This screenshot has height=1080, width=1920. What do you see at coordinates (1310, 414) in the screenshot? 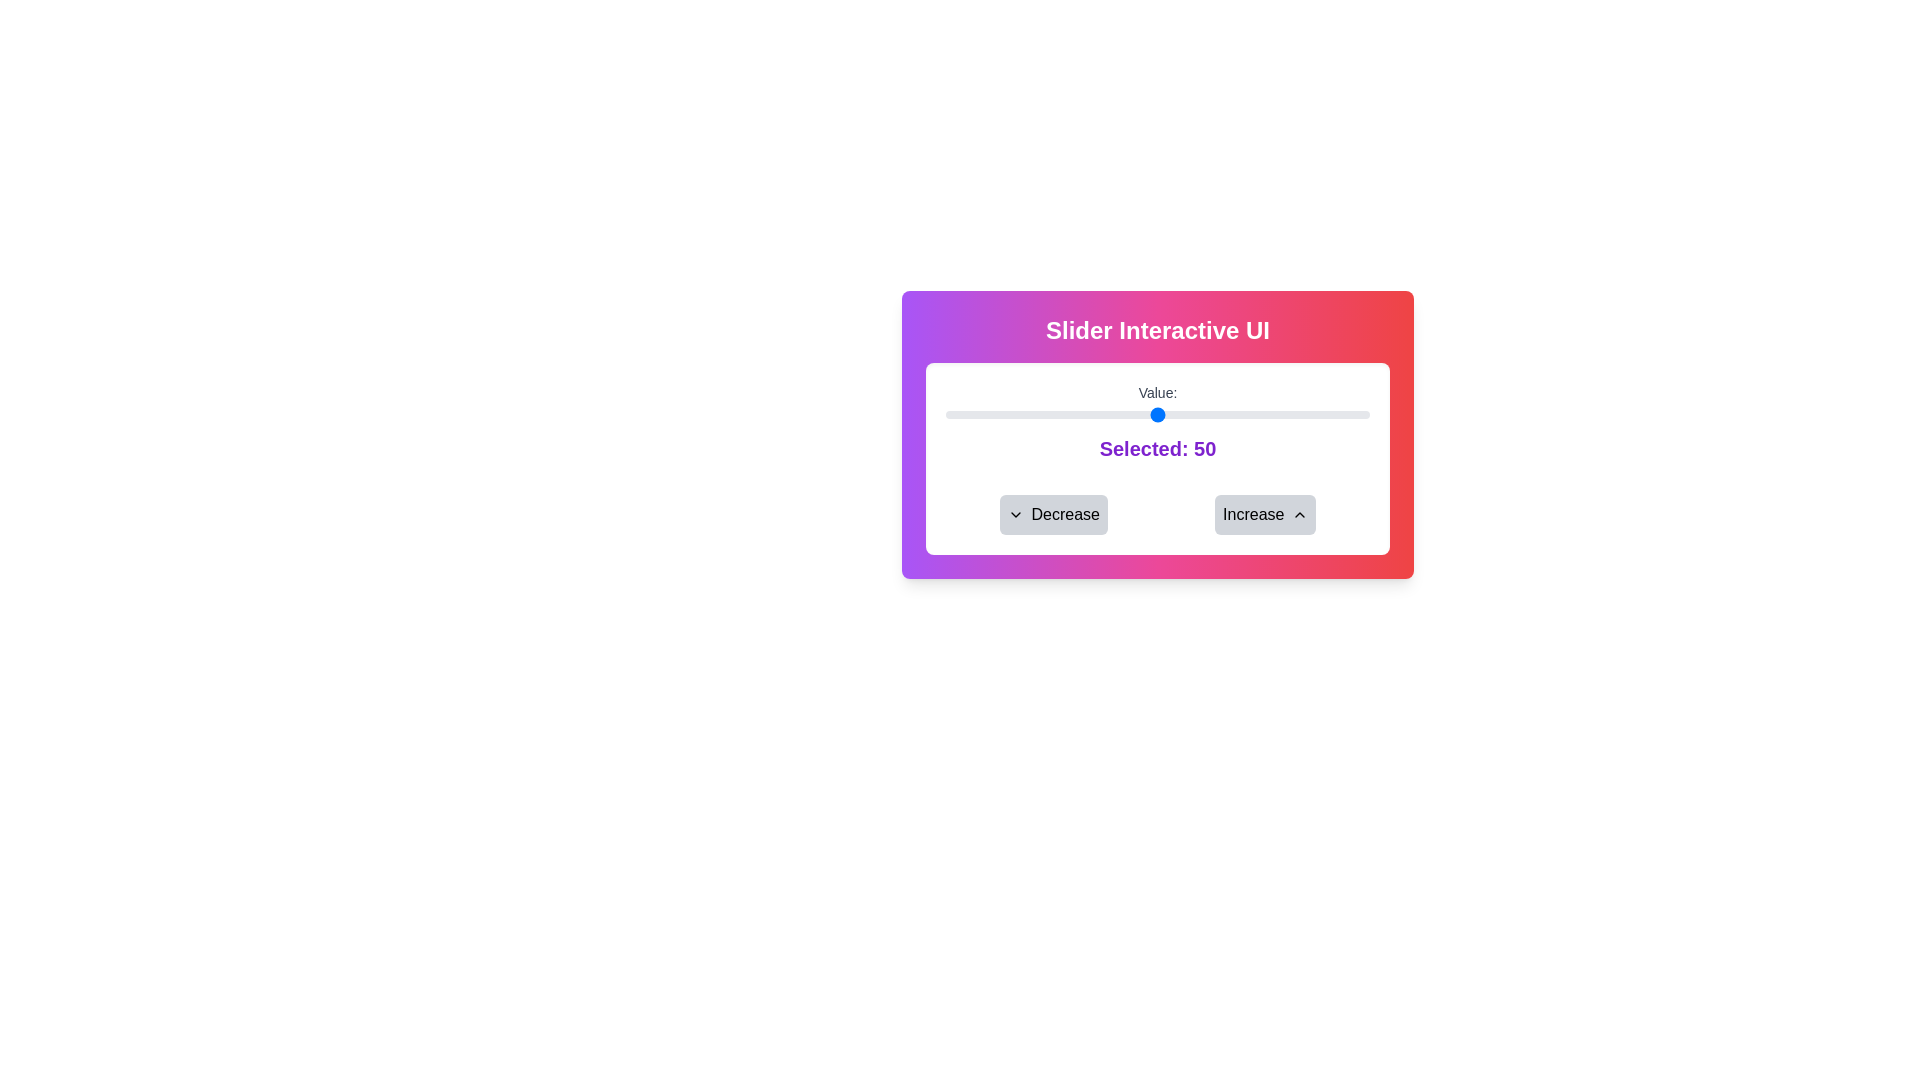
I see `the slider value` at bounding box center [1310, 414].